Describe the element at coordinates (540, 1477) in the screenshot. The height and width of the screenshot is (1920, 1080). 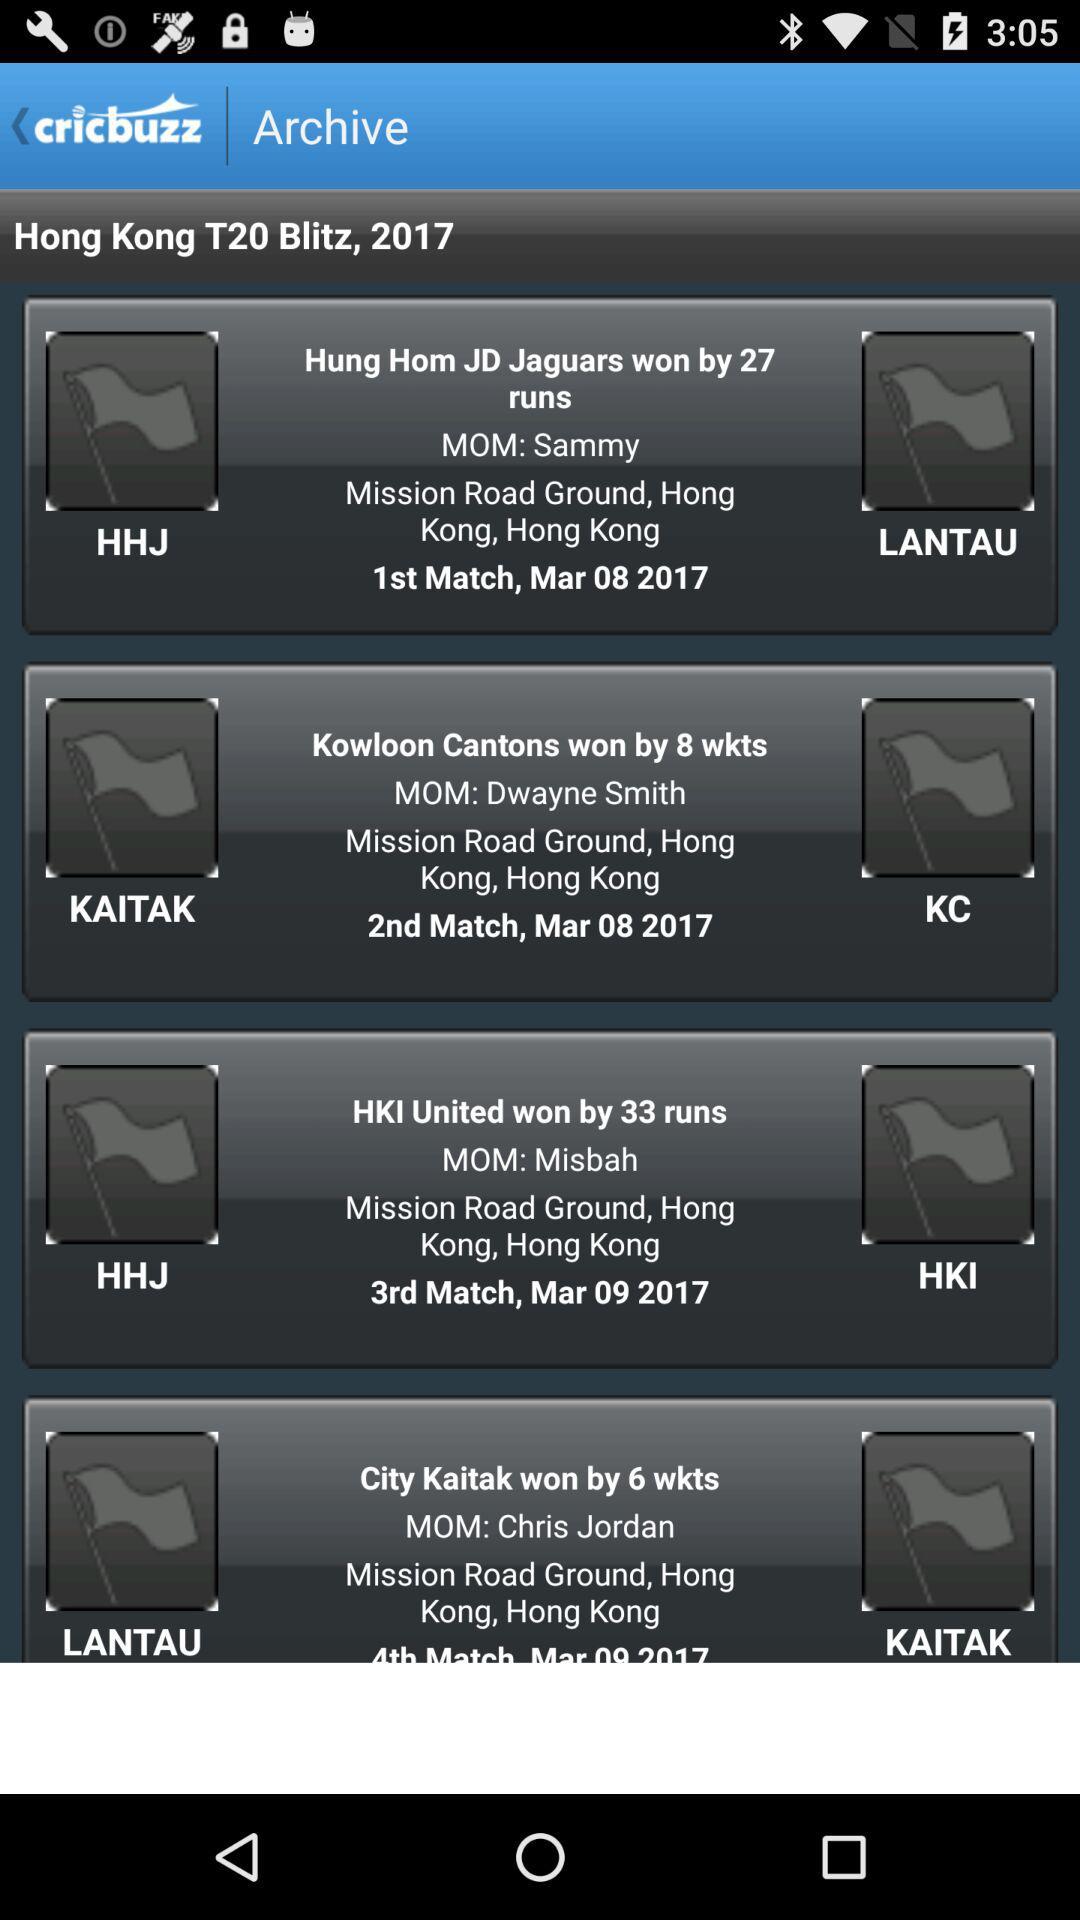
I see `the item above mom: chris jordan app` at that location.